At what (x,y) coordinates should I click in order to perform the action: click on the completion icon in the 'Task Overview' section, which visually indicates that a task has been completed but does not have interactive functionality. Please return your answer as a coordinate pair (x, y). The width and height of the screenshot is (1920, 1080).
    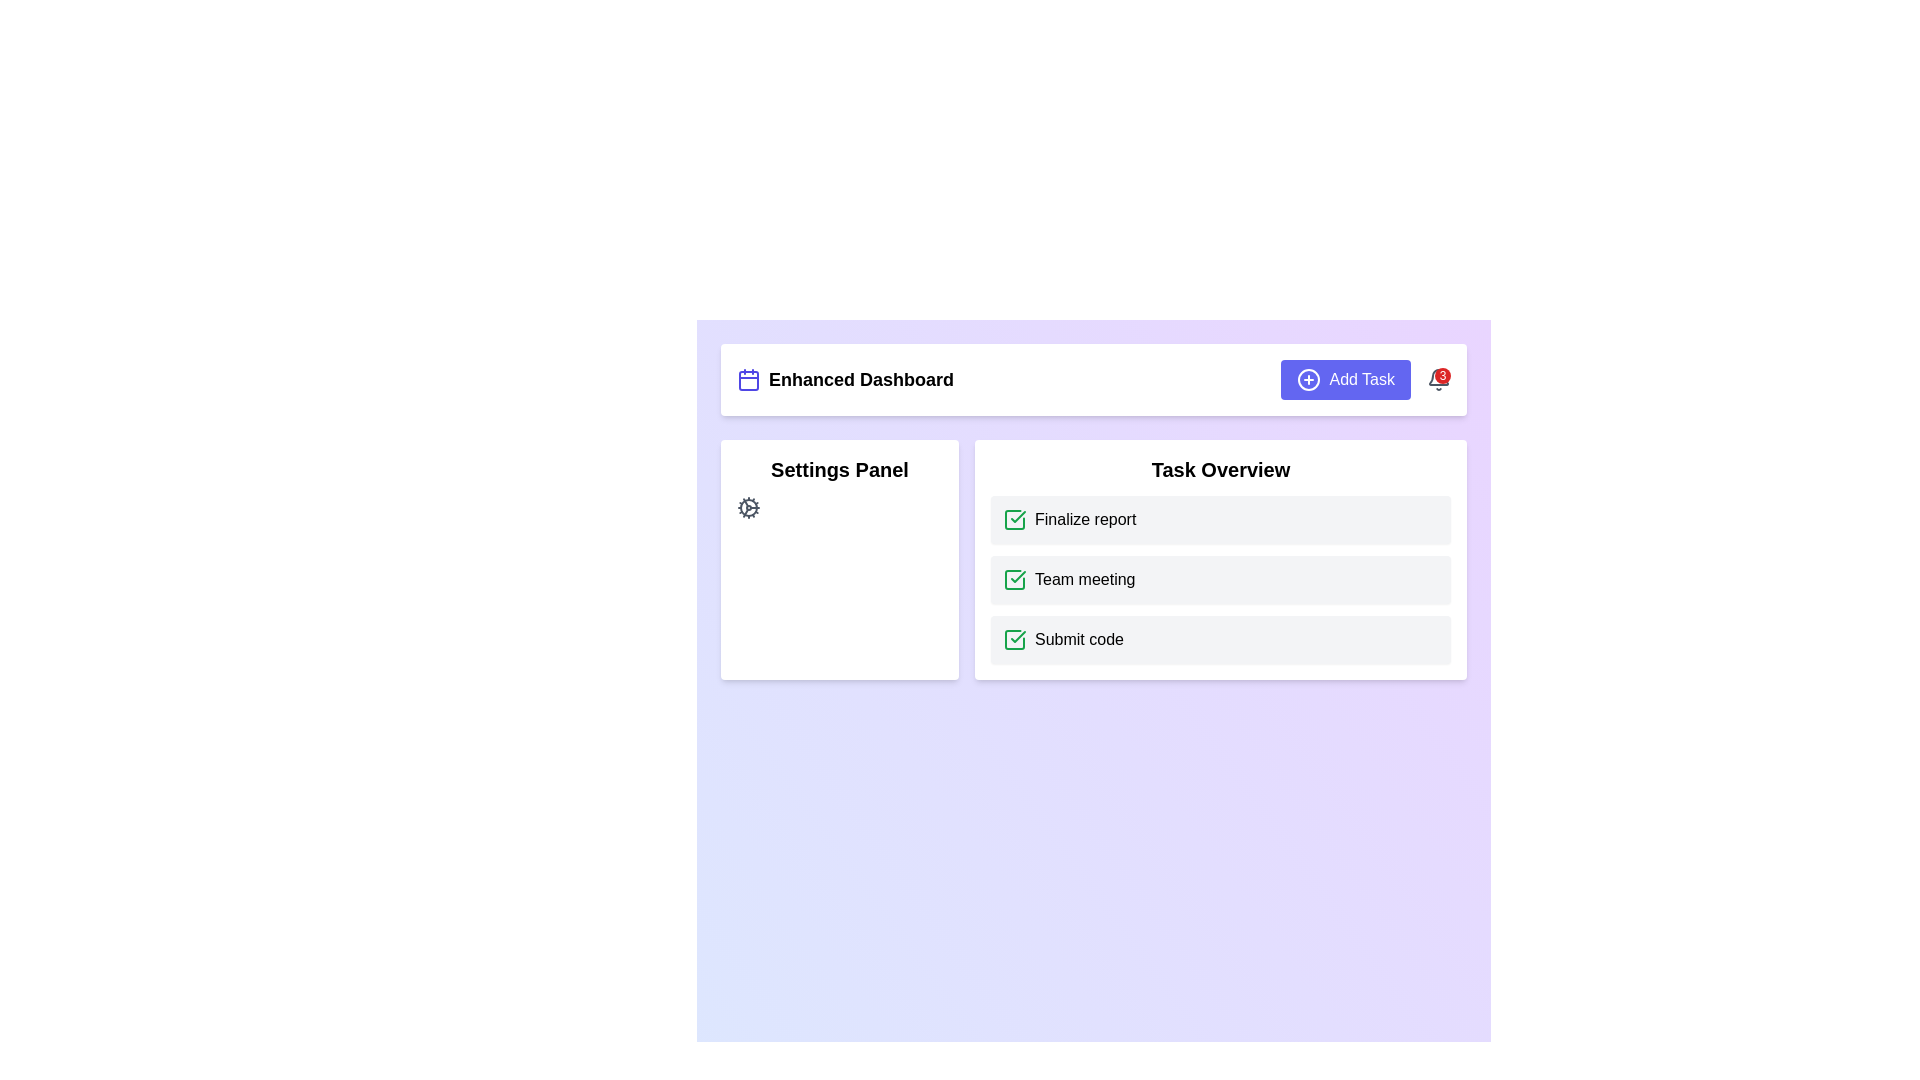
    Looking at the image, I should click on (1018, 515).